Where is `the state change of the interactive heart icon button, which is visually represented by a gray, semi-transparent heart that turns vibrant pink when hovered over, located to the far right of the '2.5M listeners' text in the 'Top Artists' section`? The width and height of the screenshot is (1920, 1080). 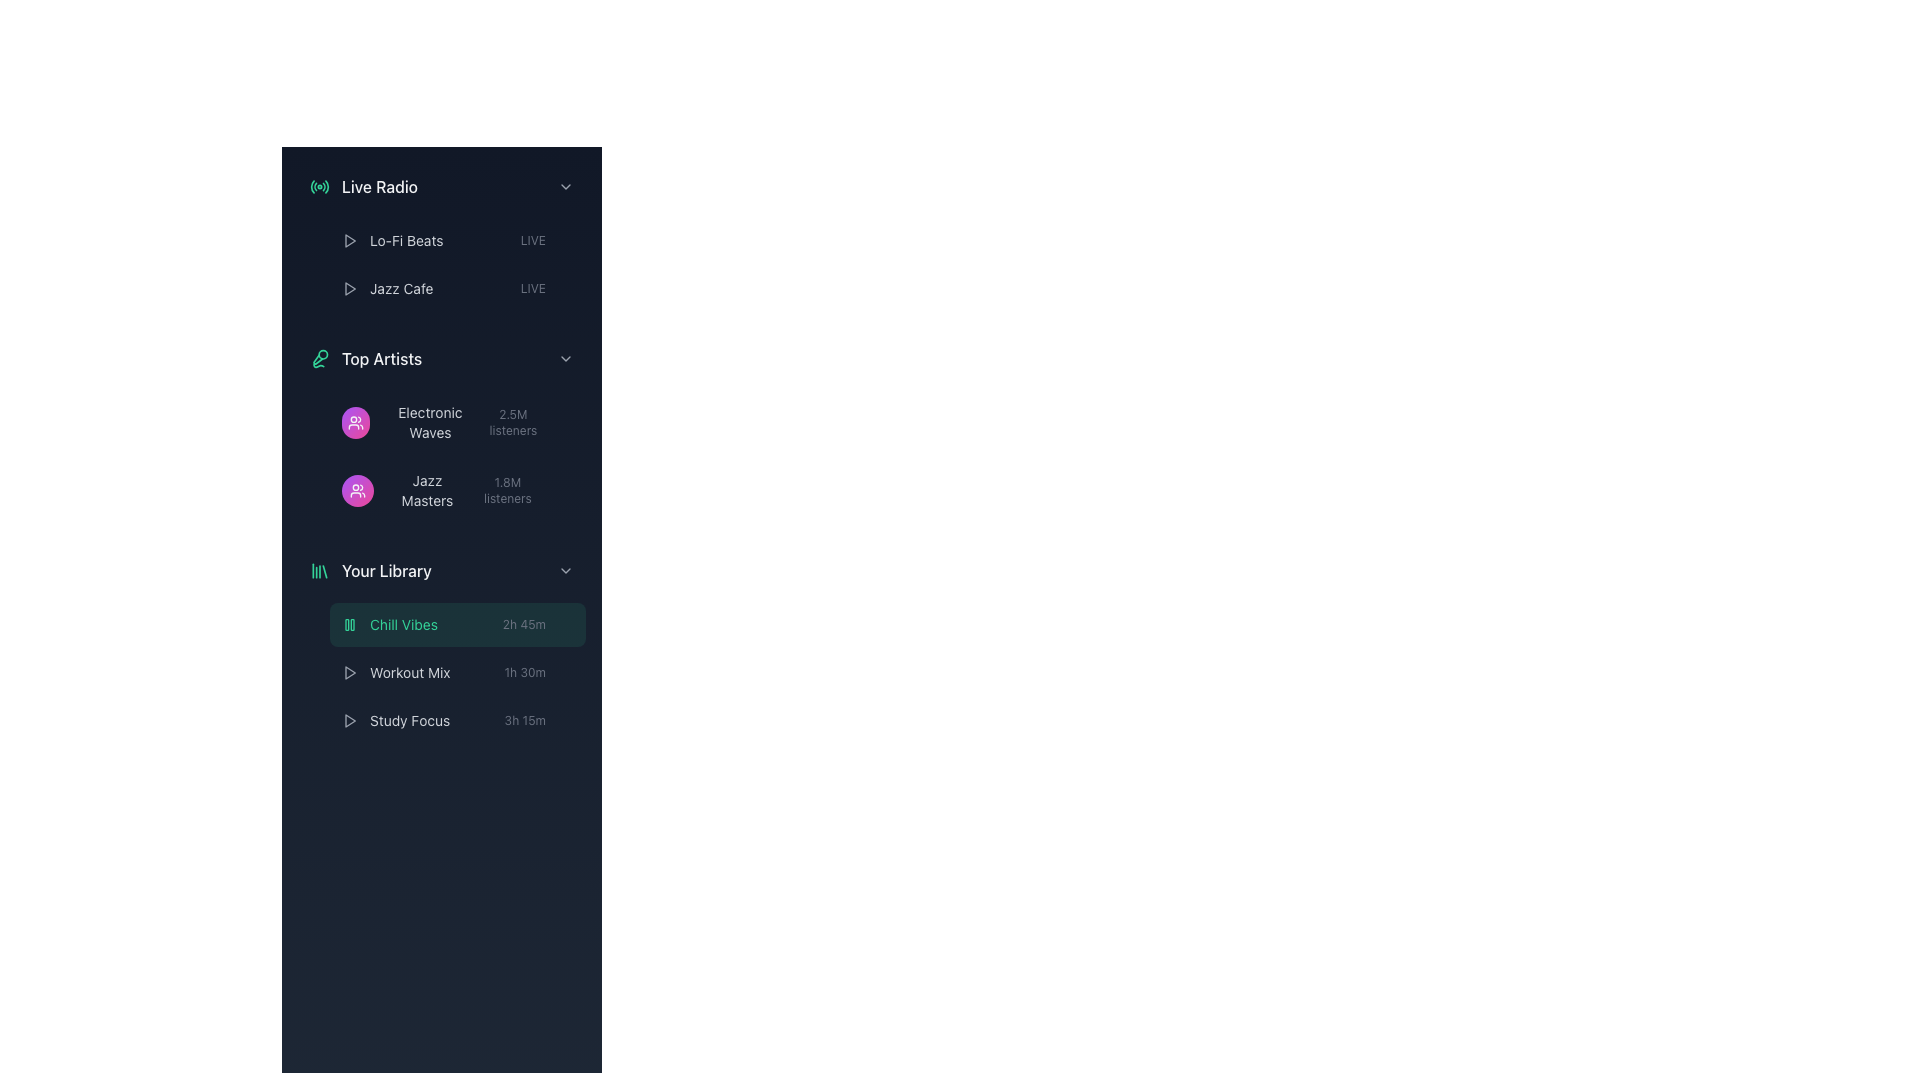 the state change of the interactive heart icon button, which is visually represented by a gray, semi-transparent heart that turns vibrant pink when hovered over, located to the far right of the '2.5M listeners' text in the 'Top Artists' section is located at coordinates (565, 422).